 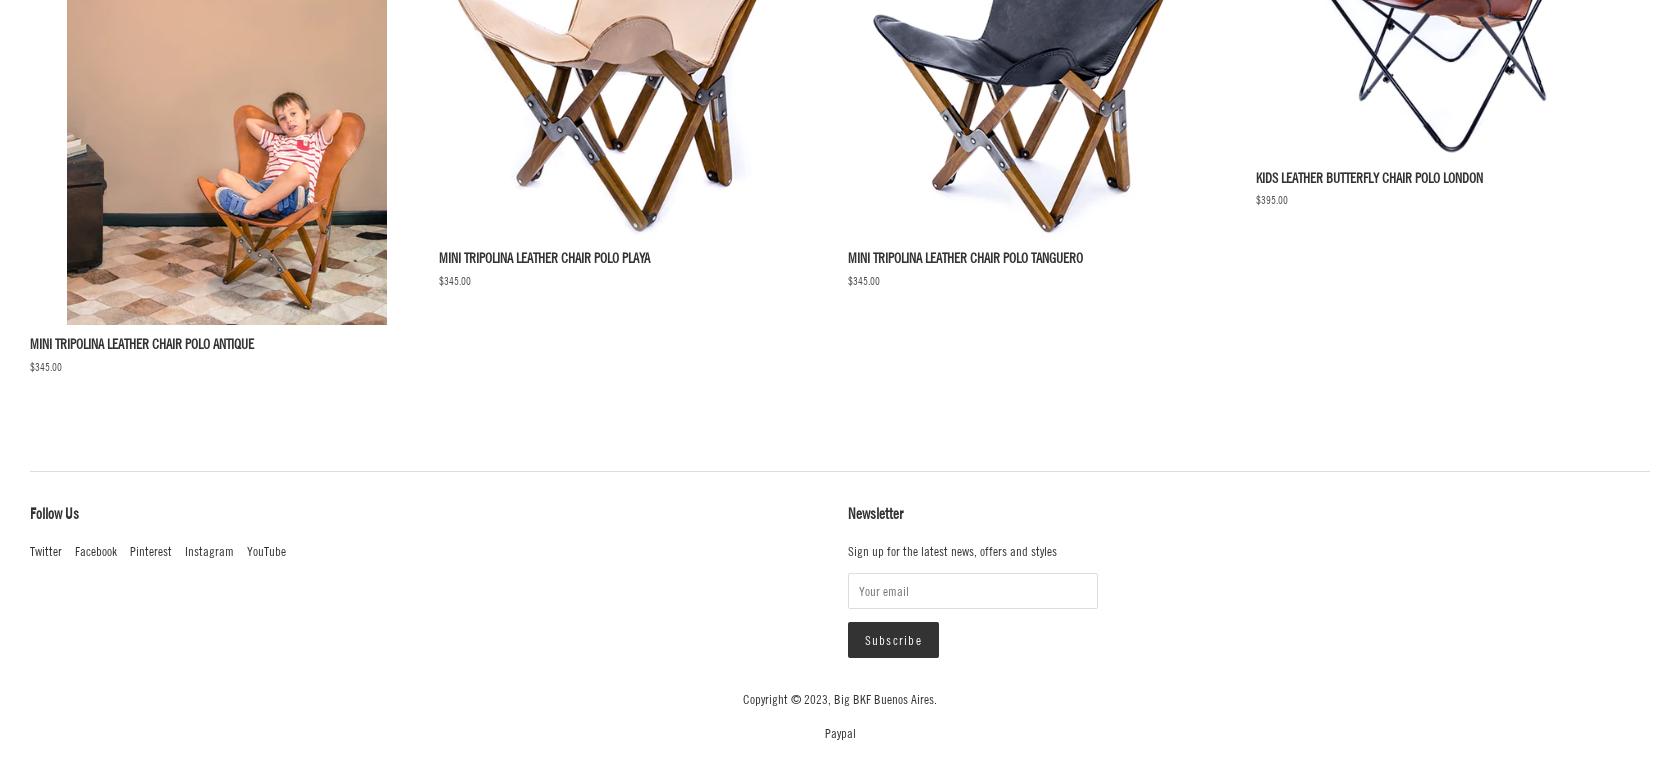 I want to click on 'Copyright © 2023, Big BKF Buenos Aires.', so click(x=840, y=696).